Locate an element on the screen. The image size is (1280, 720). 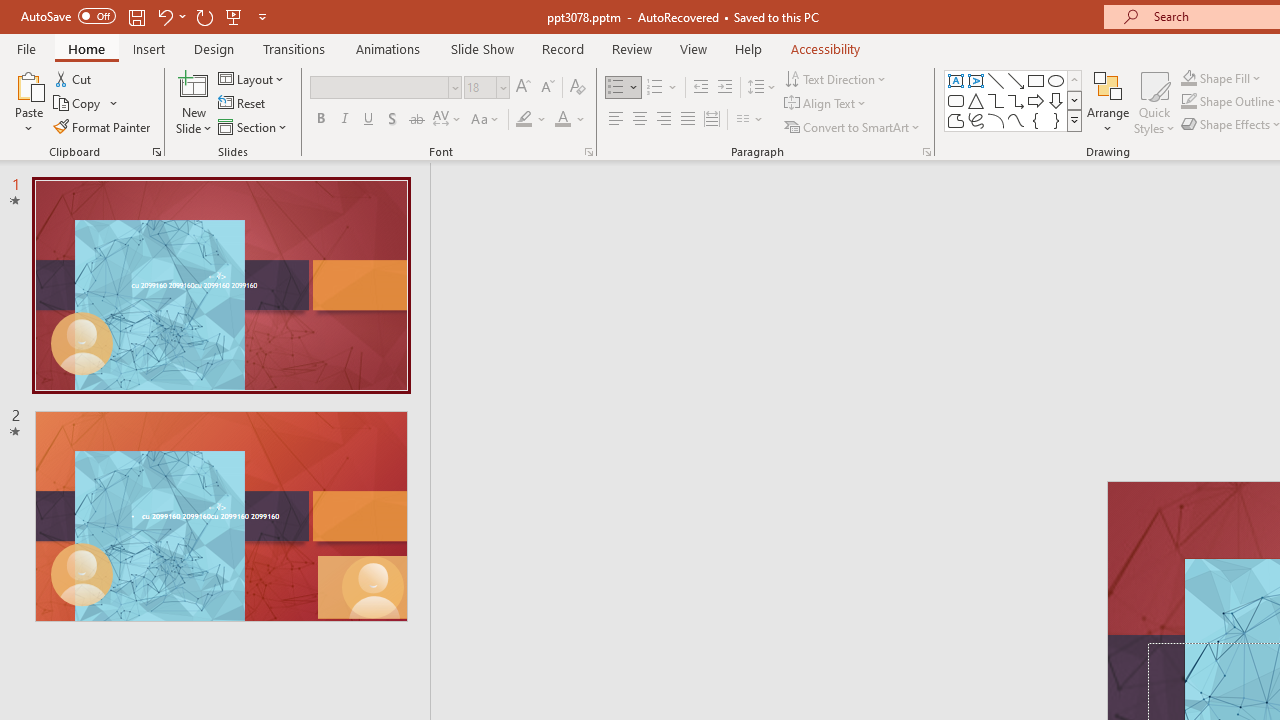
'Increase Font Size' is located at coordinates (522, 86).